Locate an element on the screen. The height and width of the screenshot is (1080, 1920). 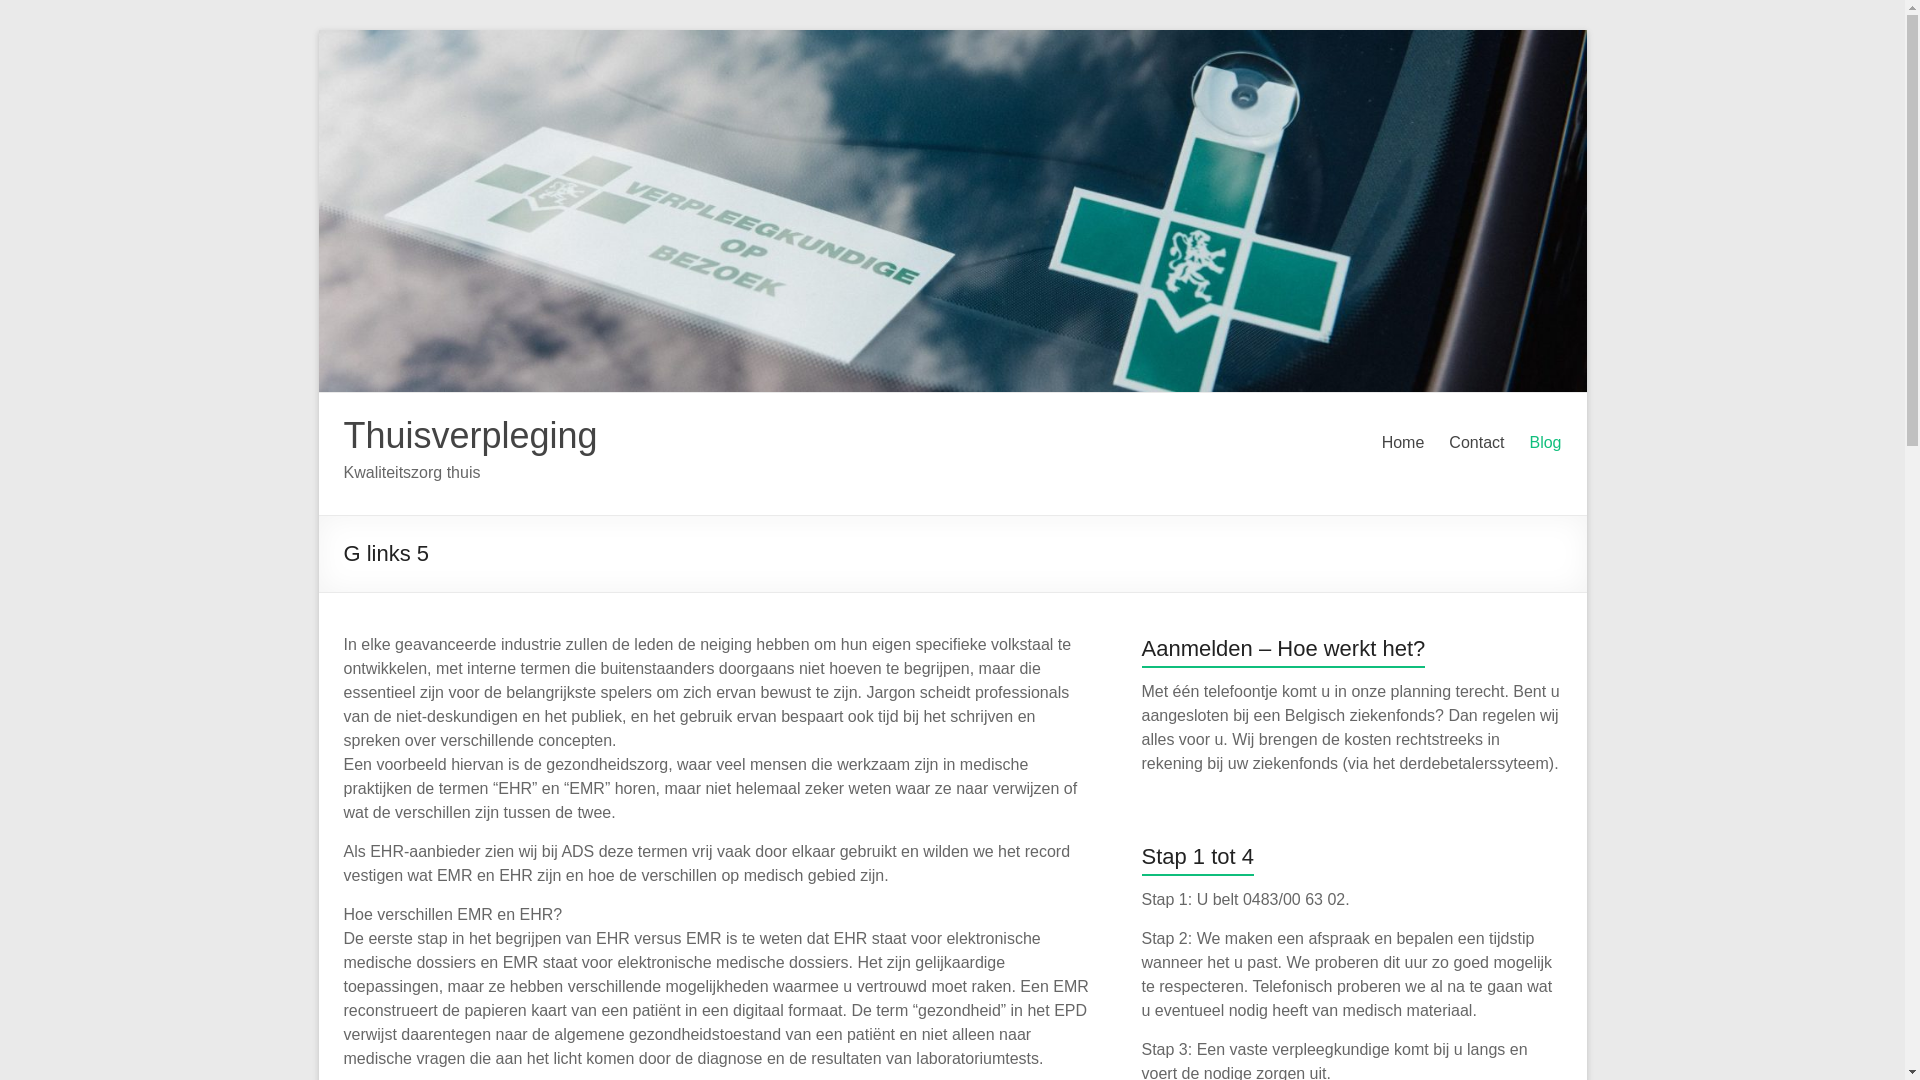
'Contact' is located at coordinates (1476, 442).